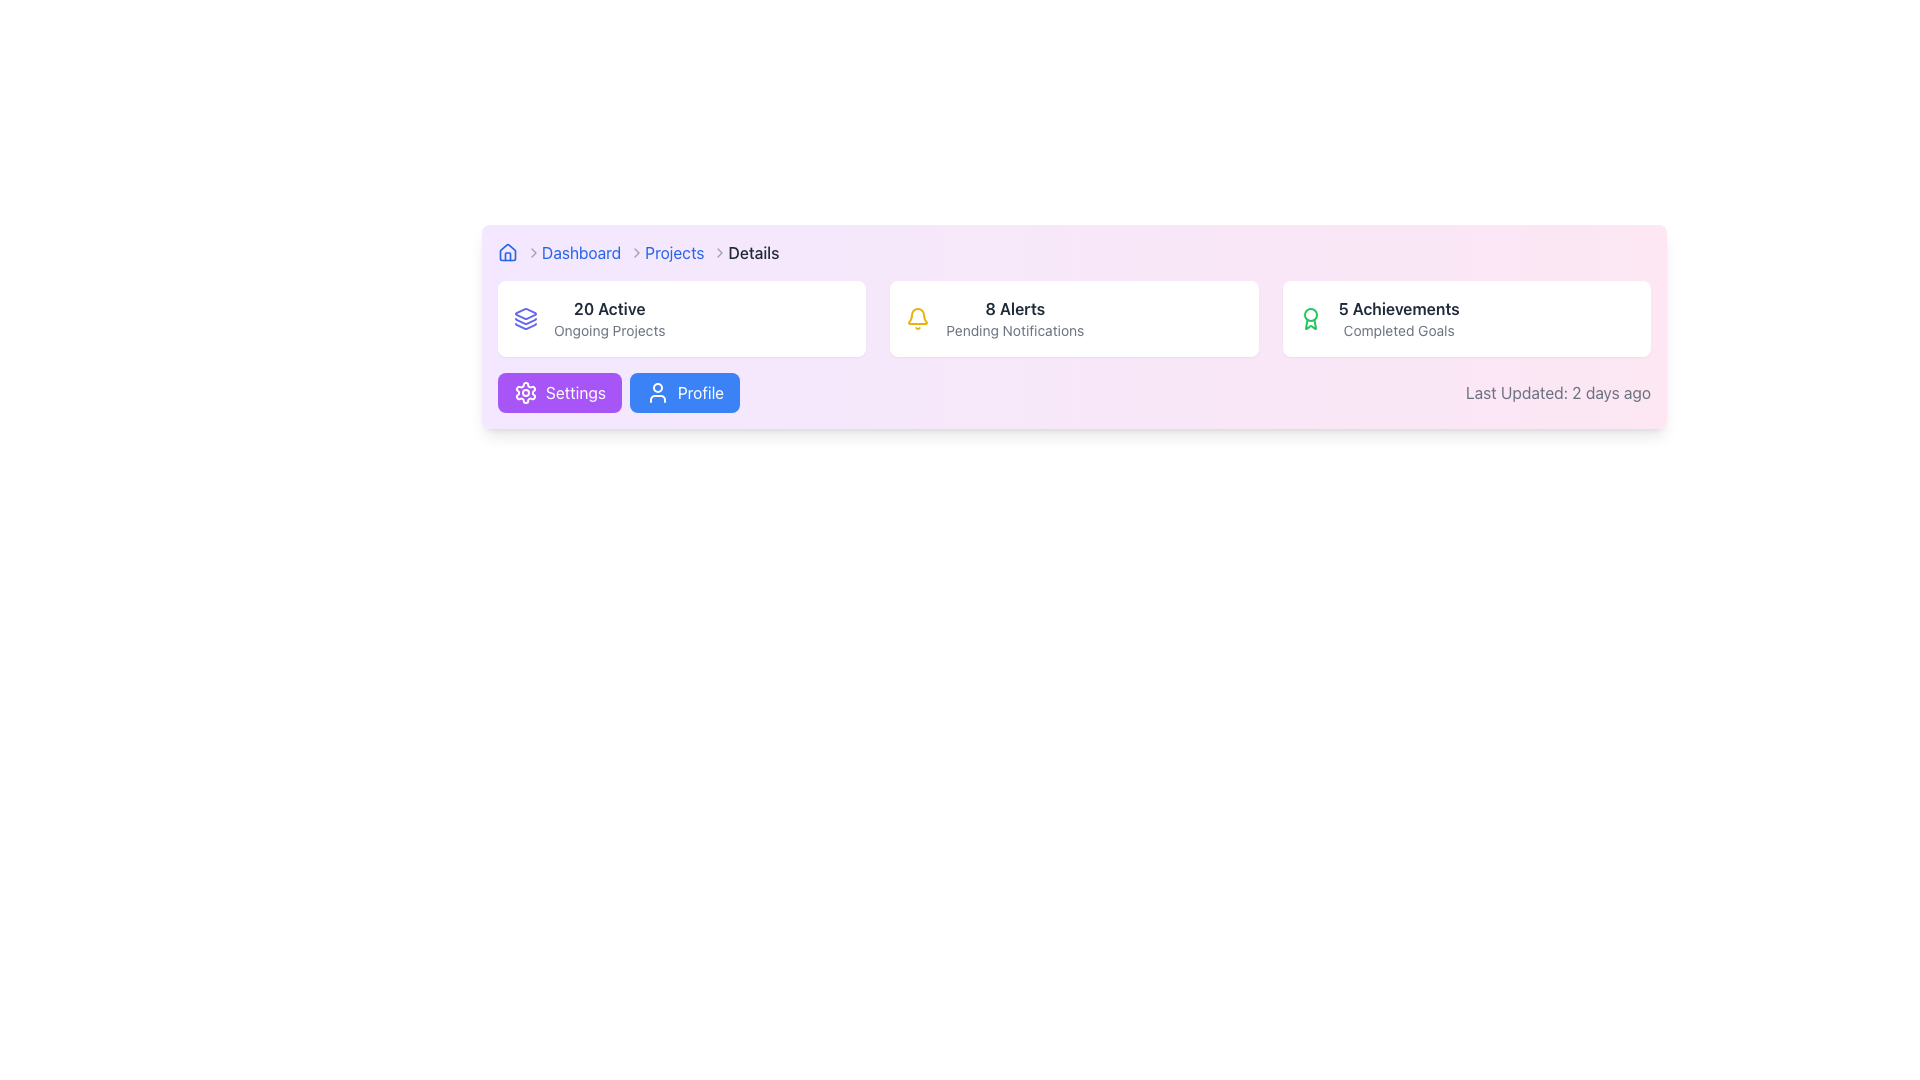 This screenshot has width=1920, height=1080. I want to click on the 'home' breadcrumb item located at the start of the breadcrumb navigation, so click(519, 252).